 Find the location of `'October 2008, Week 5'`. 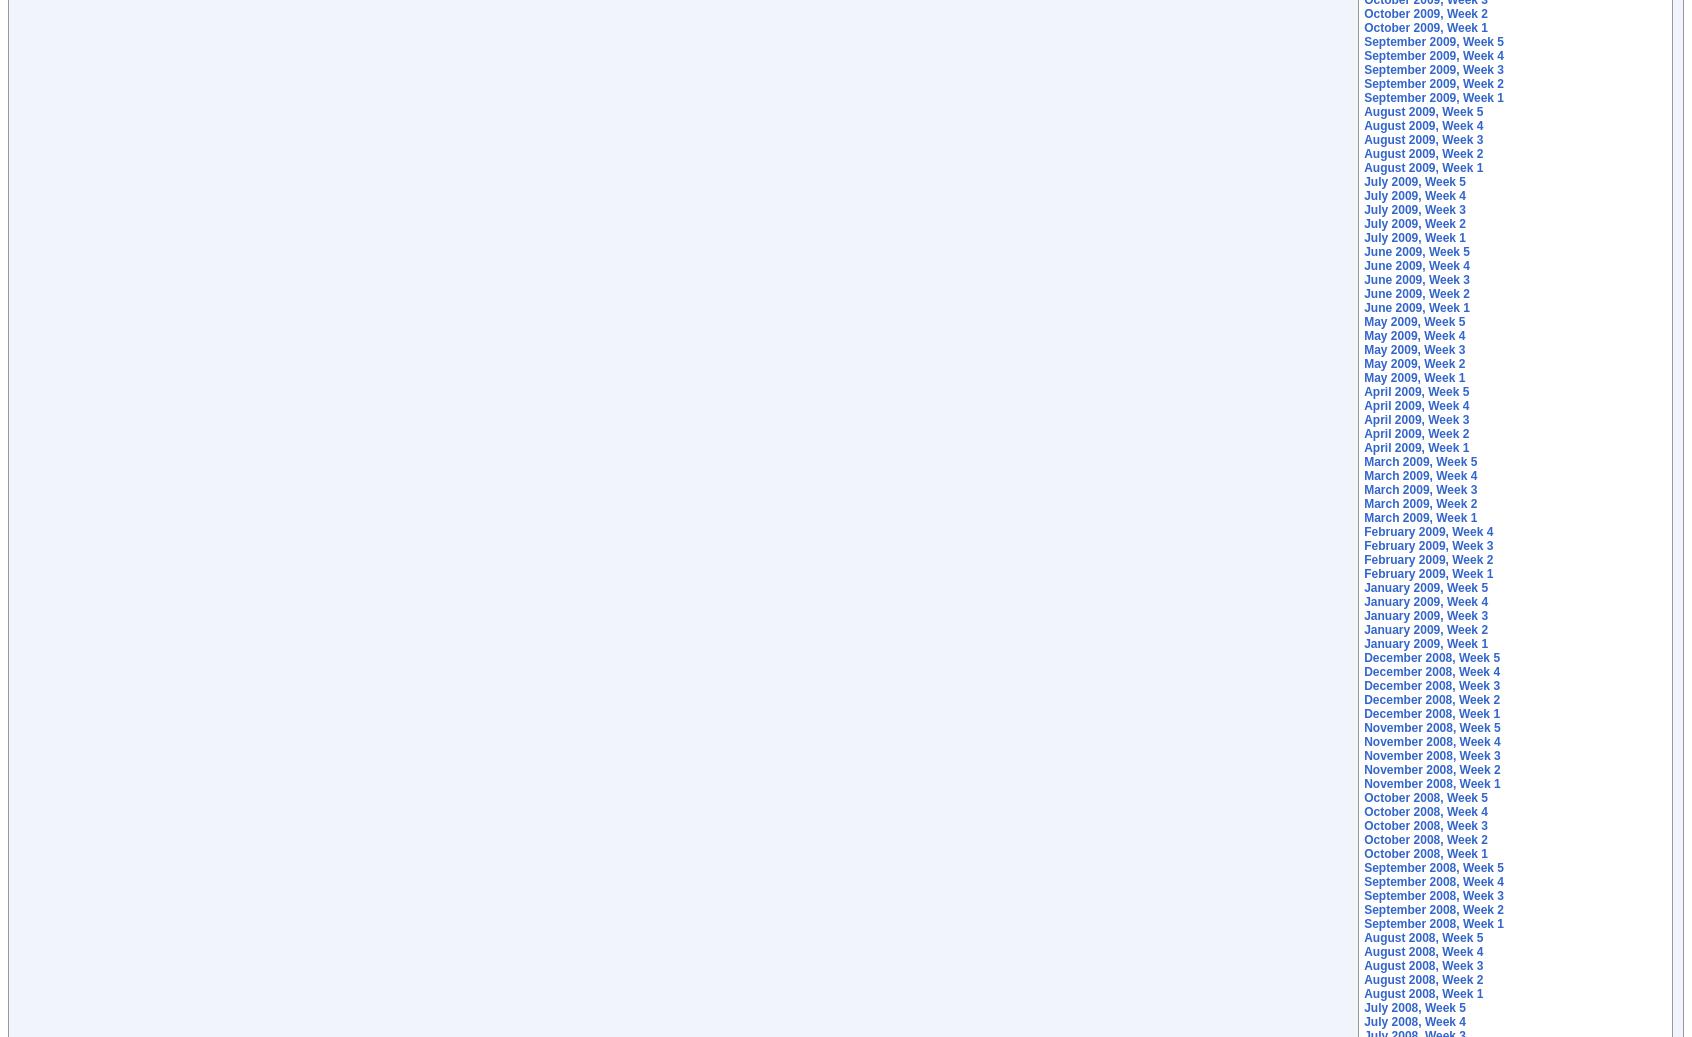

'October 2008, Week 5' is located at coordinates (1425, 797).